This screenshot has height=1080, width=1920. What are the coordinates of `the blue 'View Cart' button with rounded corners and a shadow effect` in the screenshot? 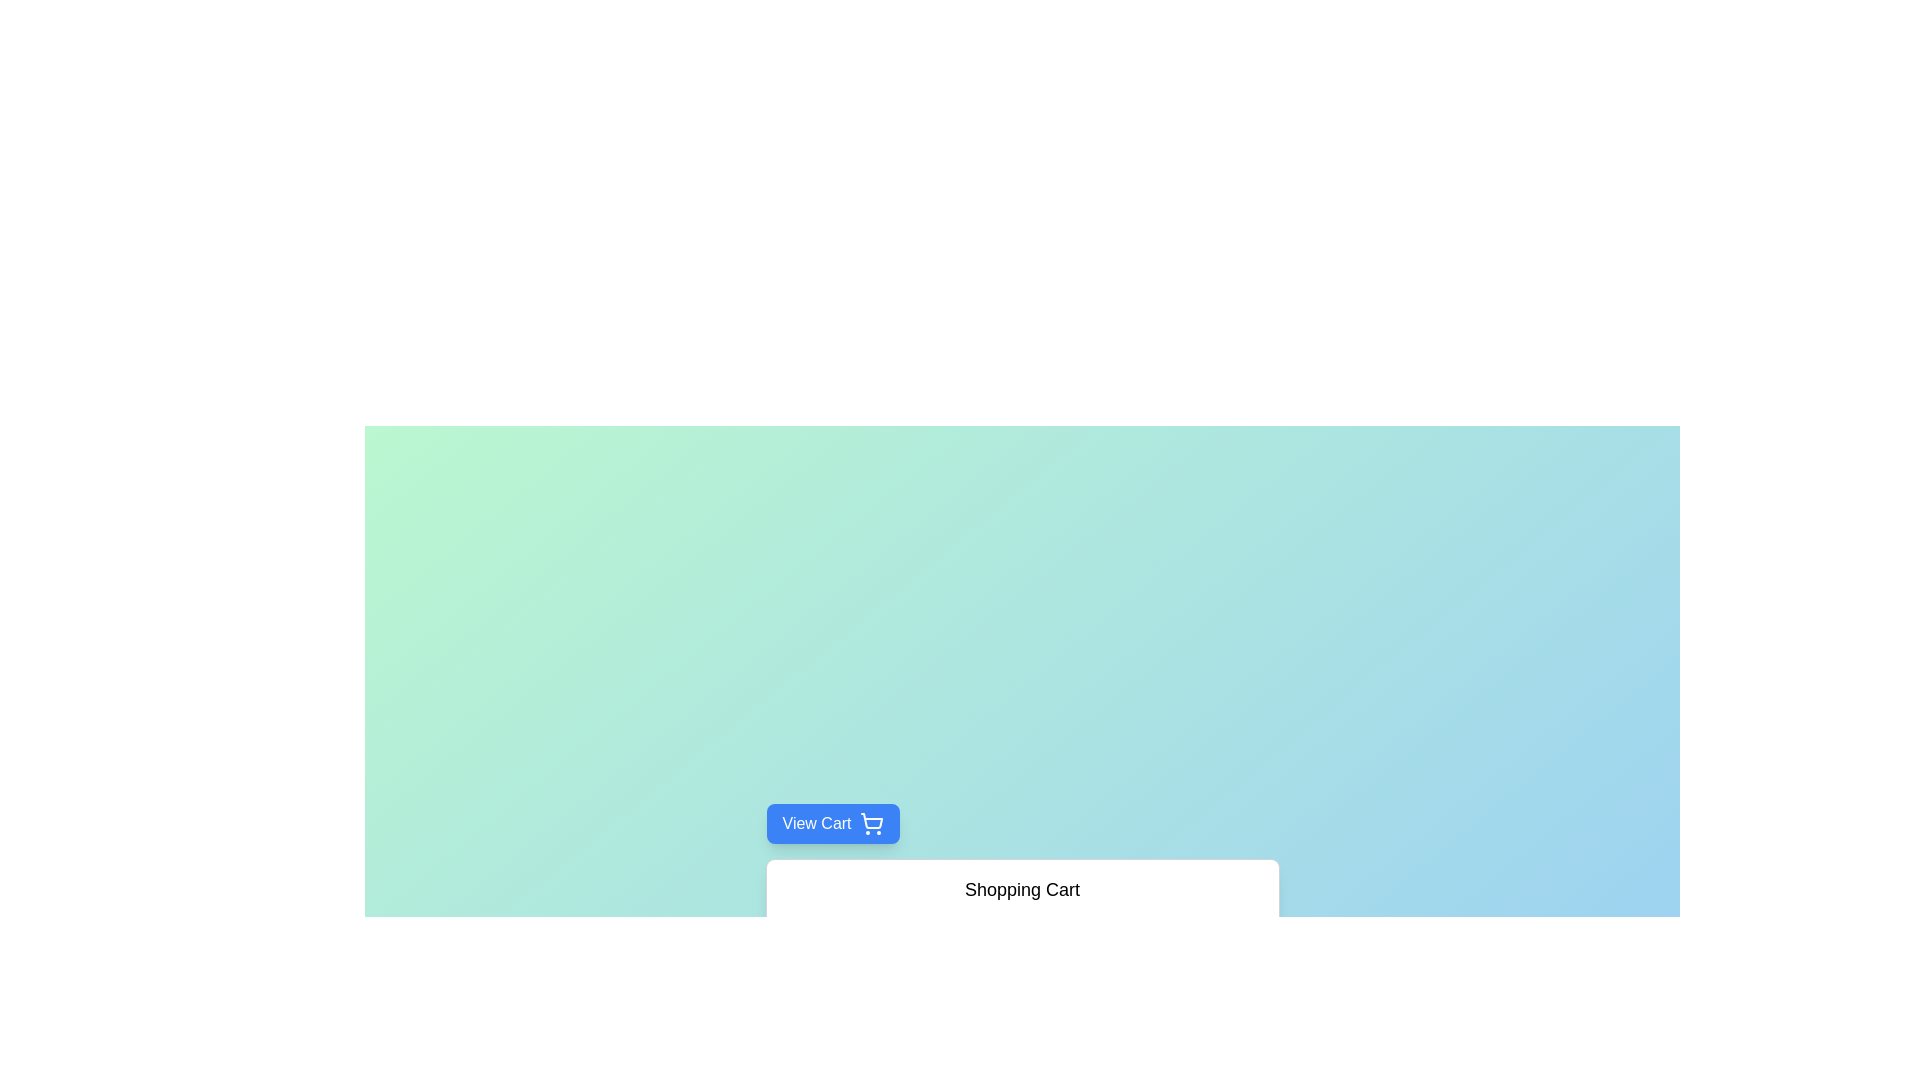 It's located at (833, 823).